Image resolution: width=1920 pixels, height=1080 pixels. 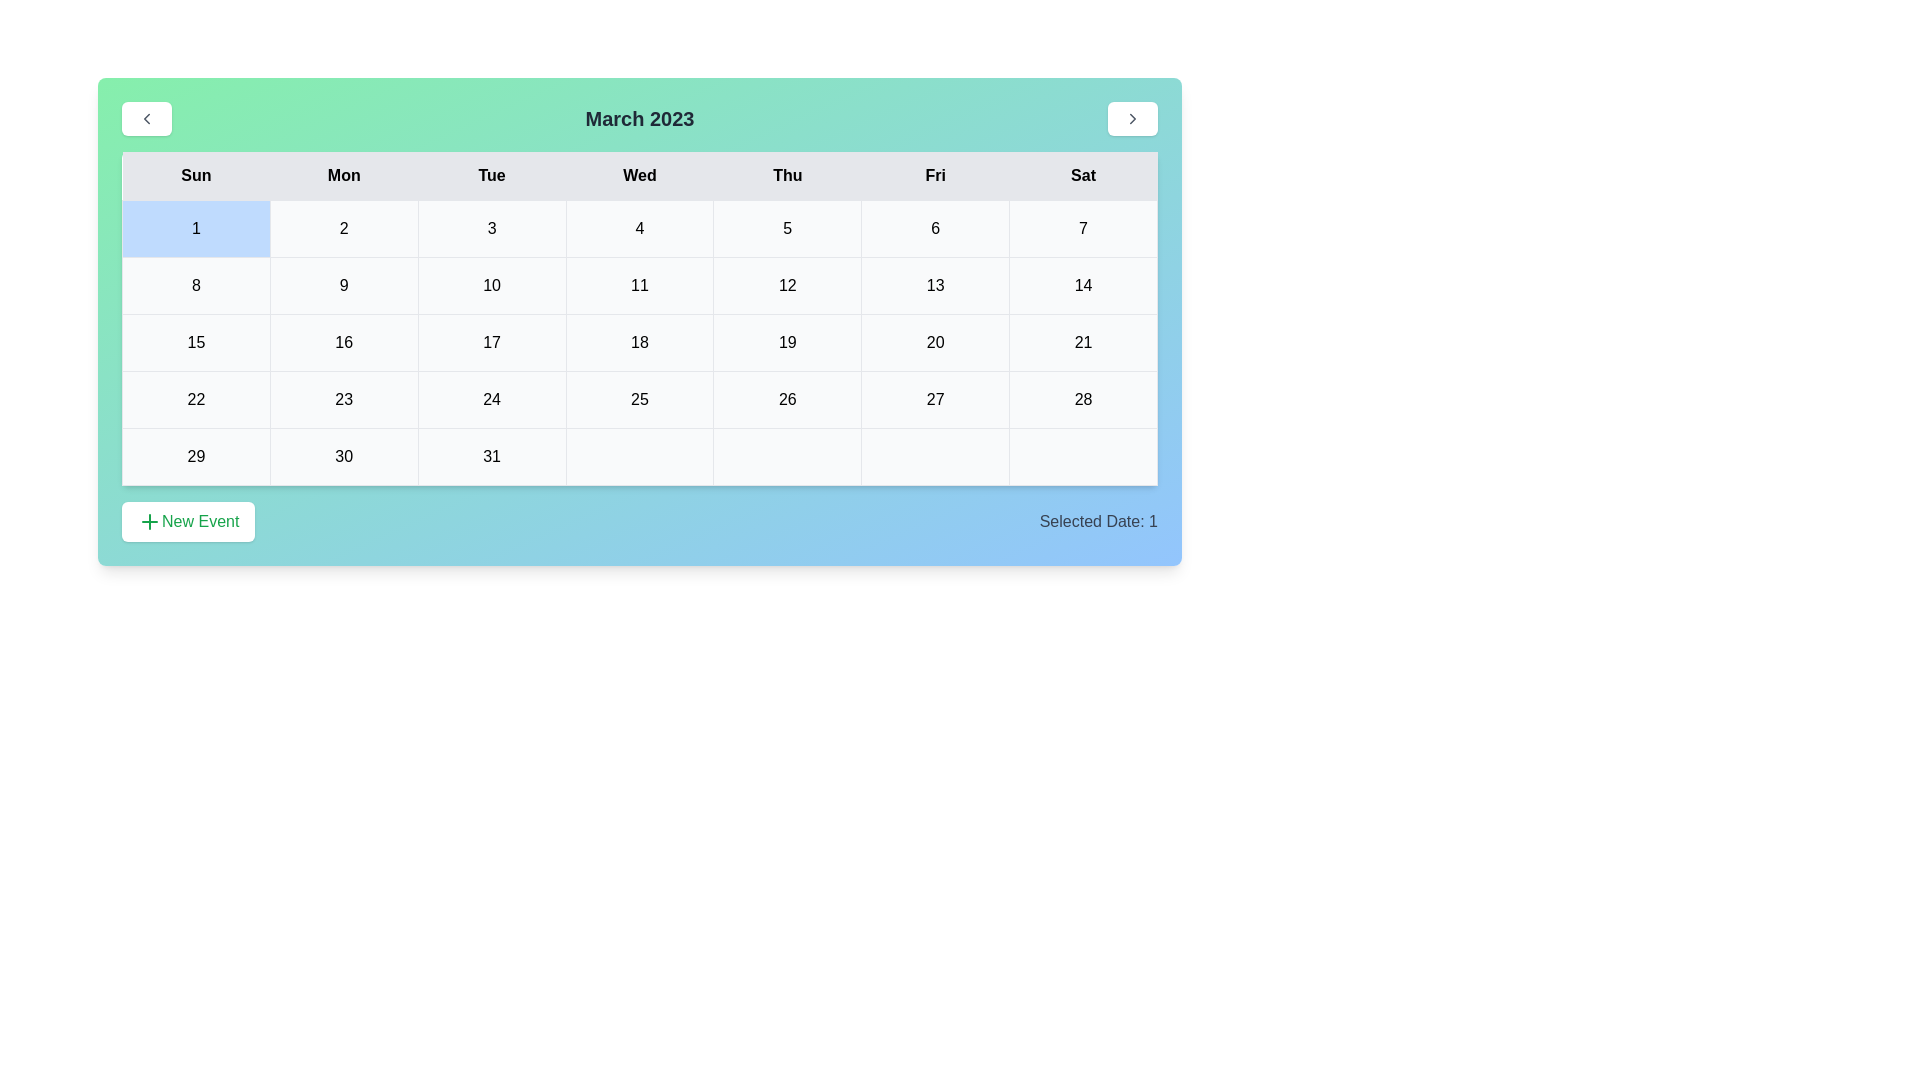 I want to click on the 'New Event' button to create a new event, so click(x=188, y=520).